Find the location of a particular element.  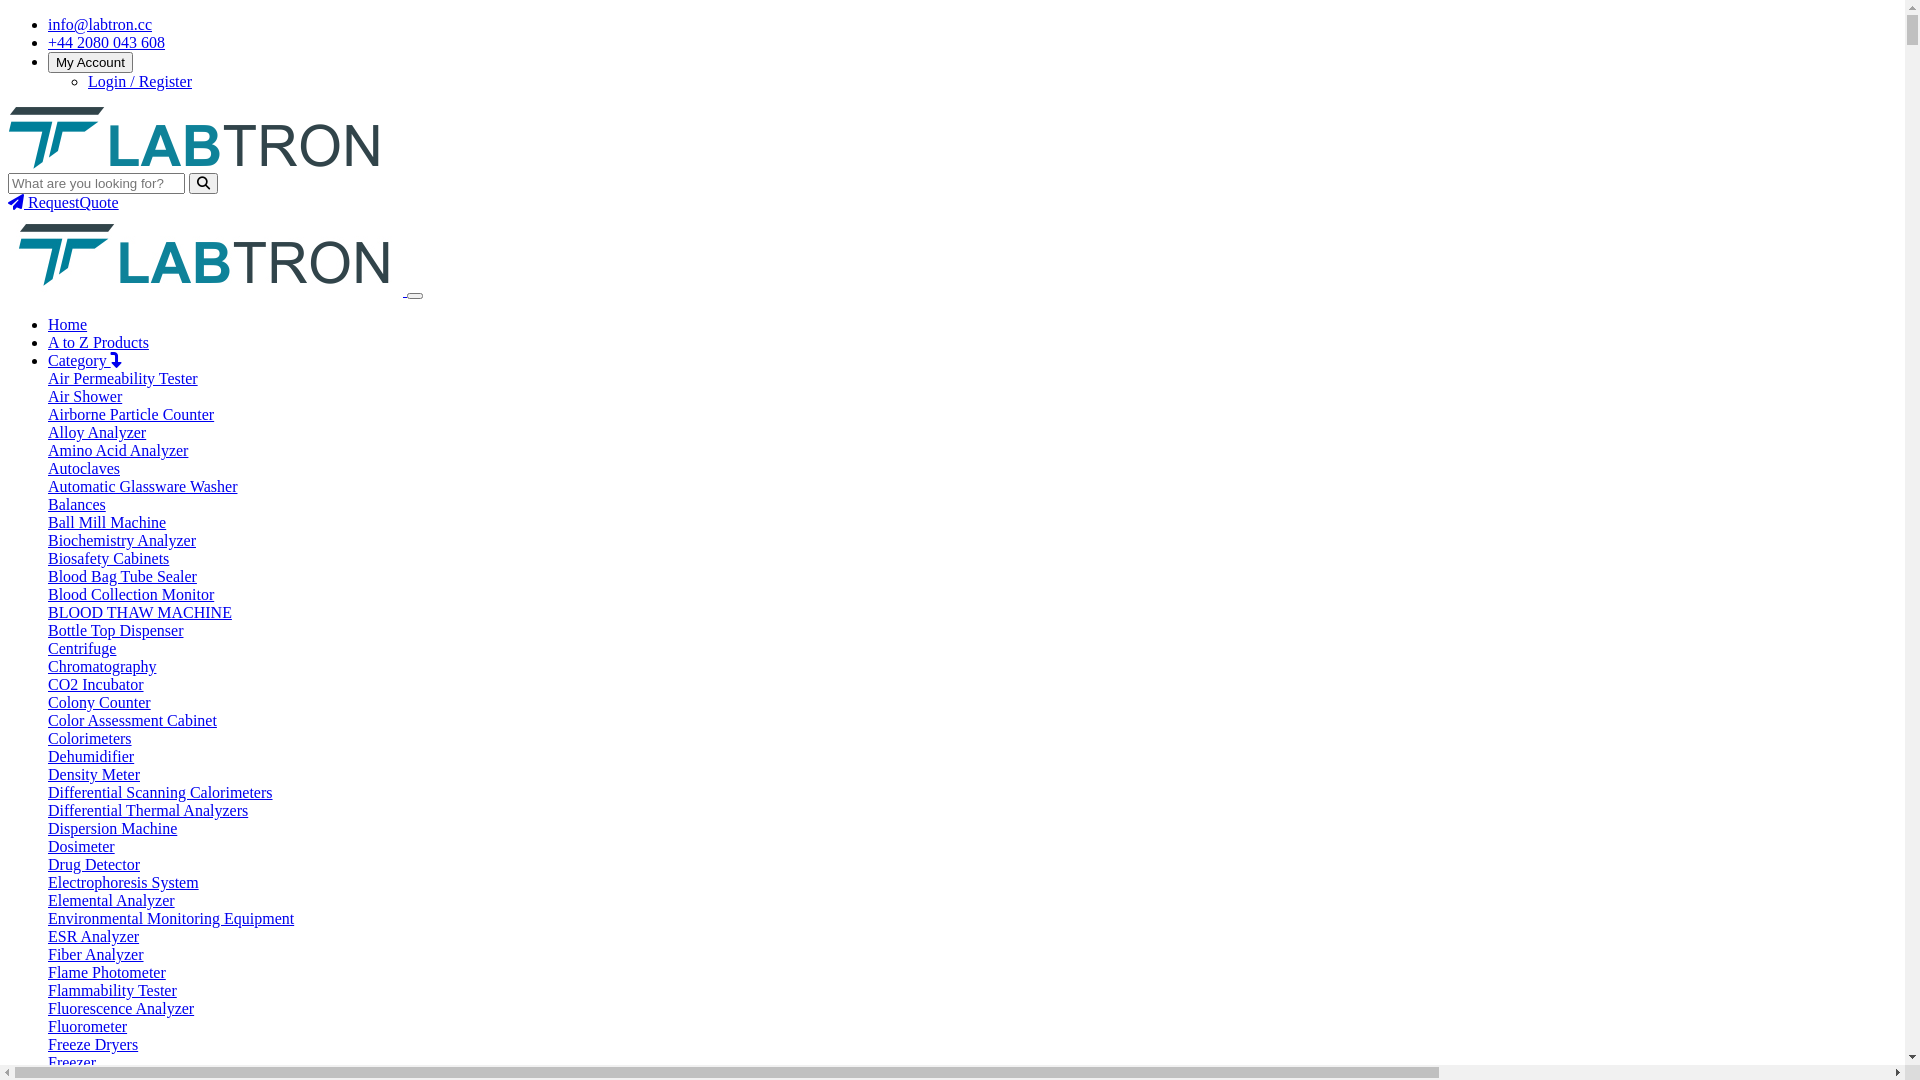

'Blood Bag Tube Sealer' is located at coordinates (121, 576).